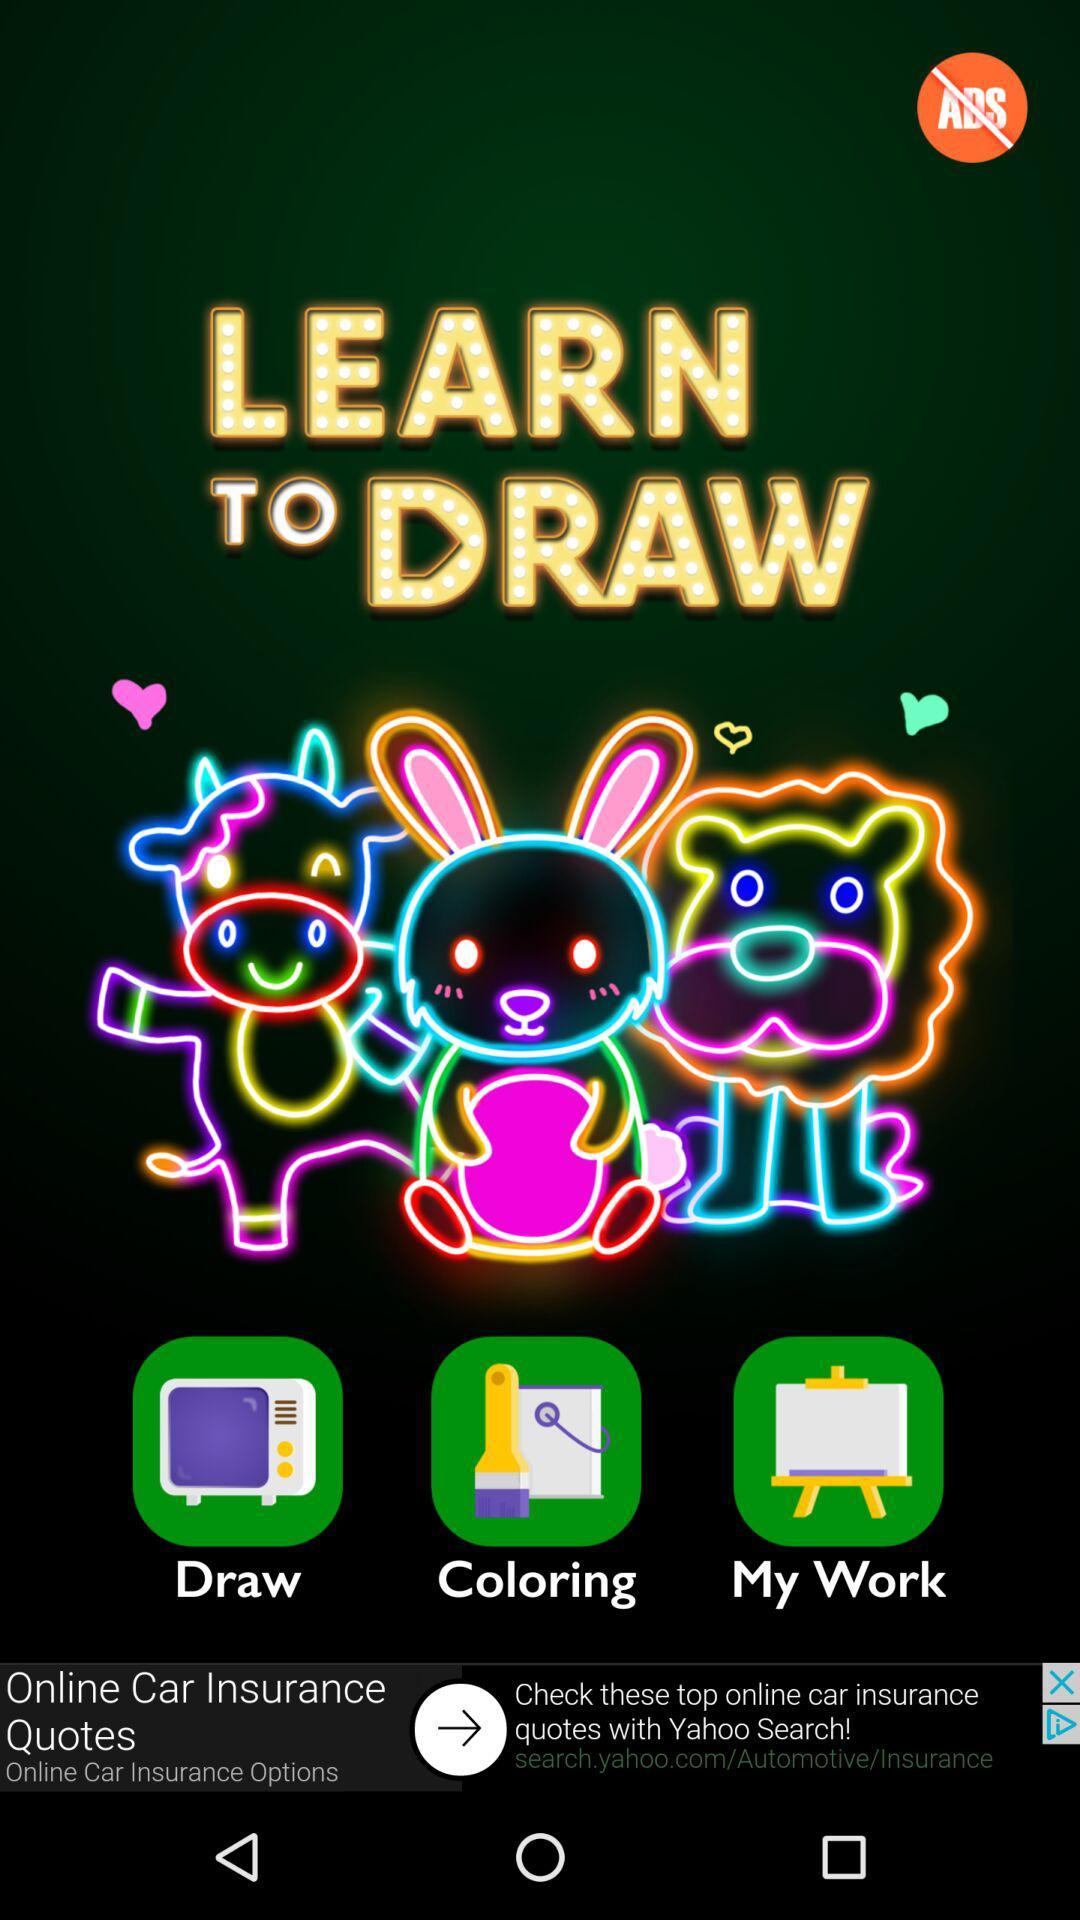 The image size is (1080, 1920). What do you see at coordinates (236, 1441) in the screenshot?
I see `draw` at bounding box center [236, 1441].